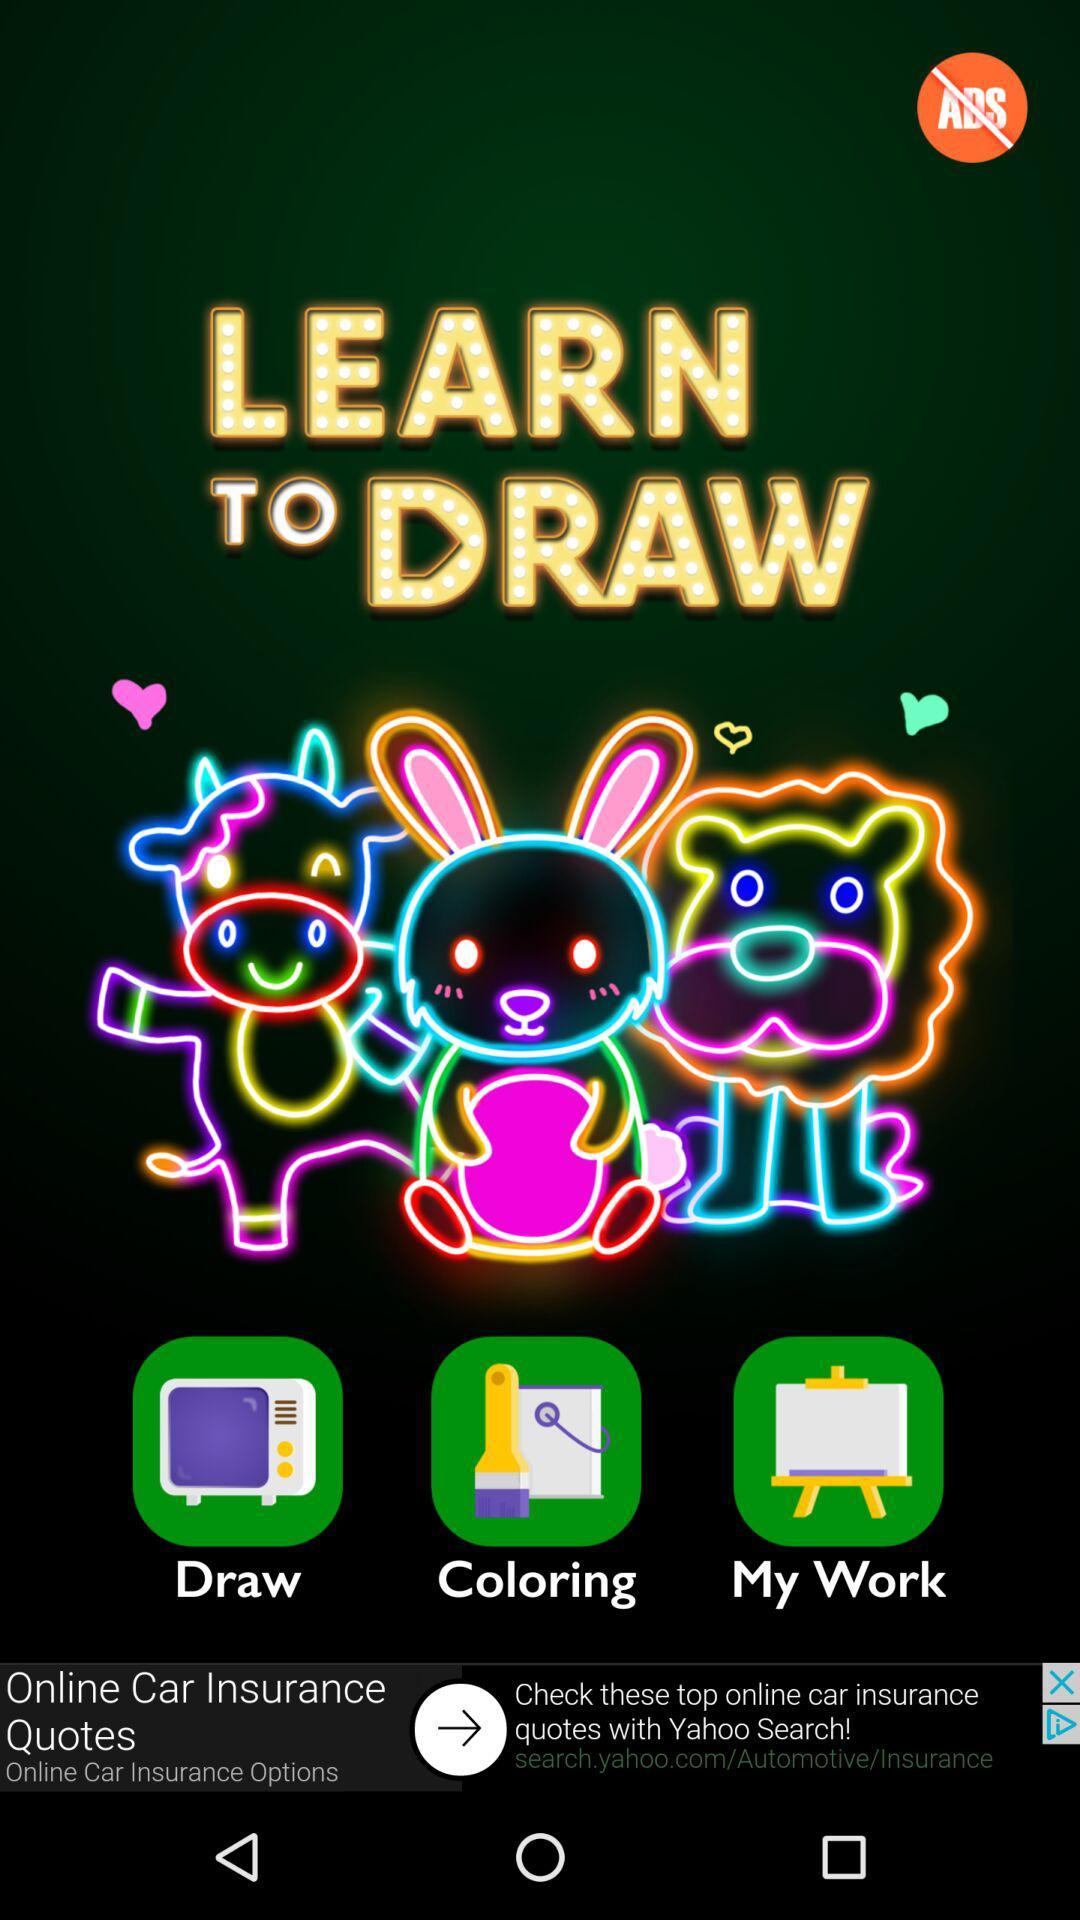 The image size is (1080, 1920). What do you see at coordinates (236, 1441) in the screenshot?
I see `draw` at bounding box center [236, 1441].